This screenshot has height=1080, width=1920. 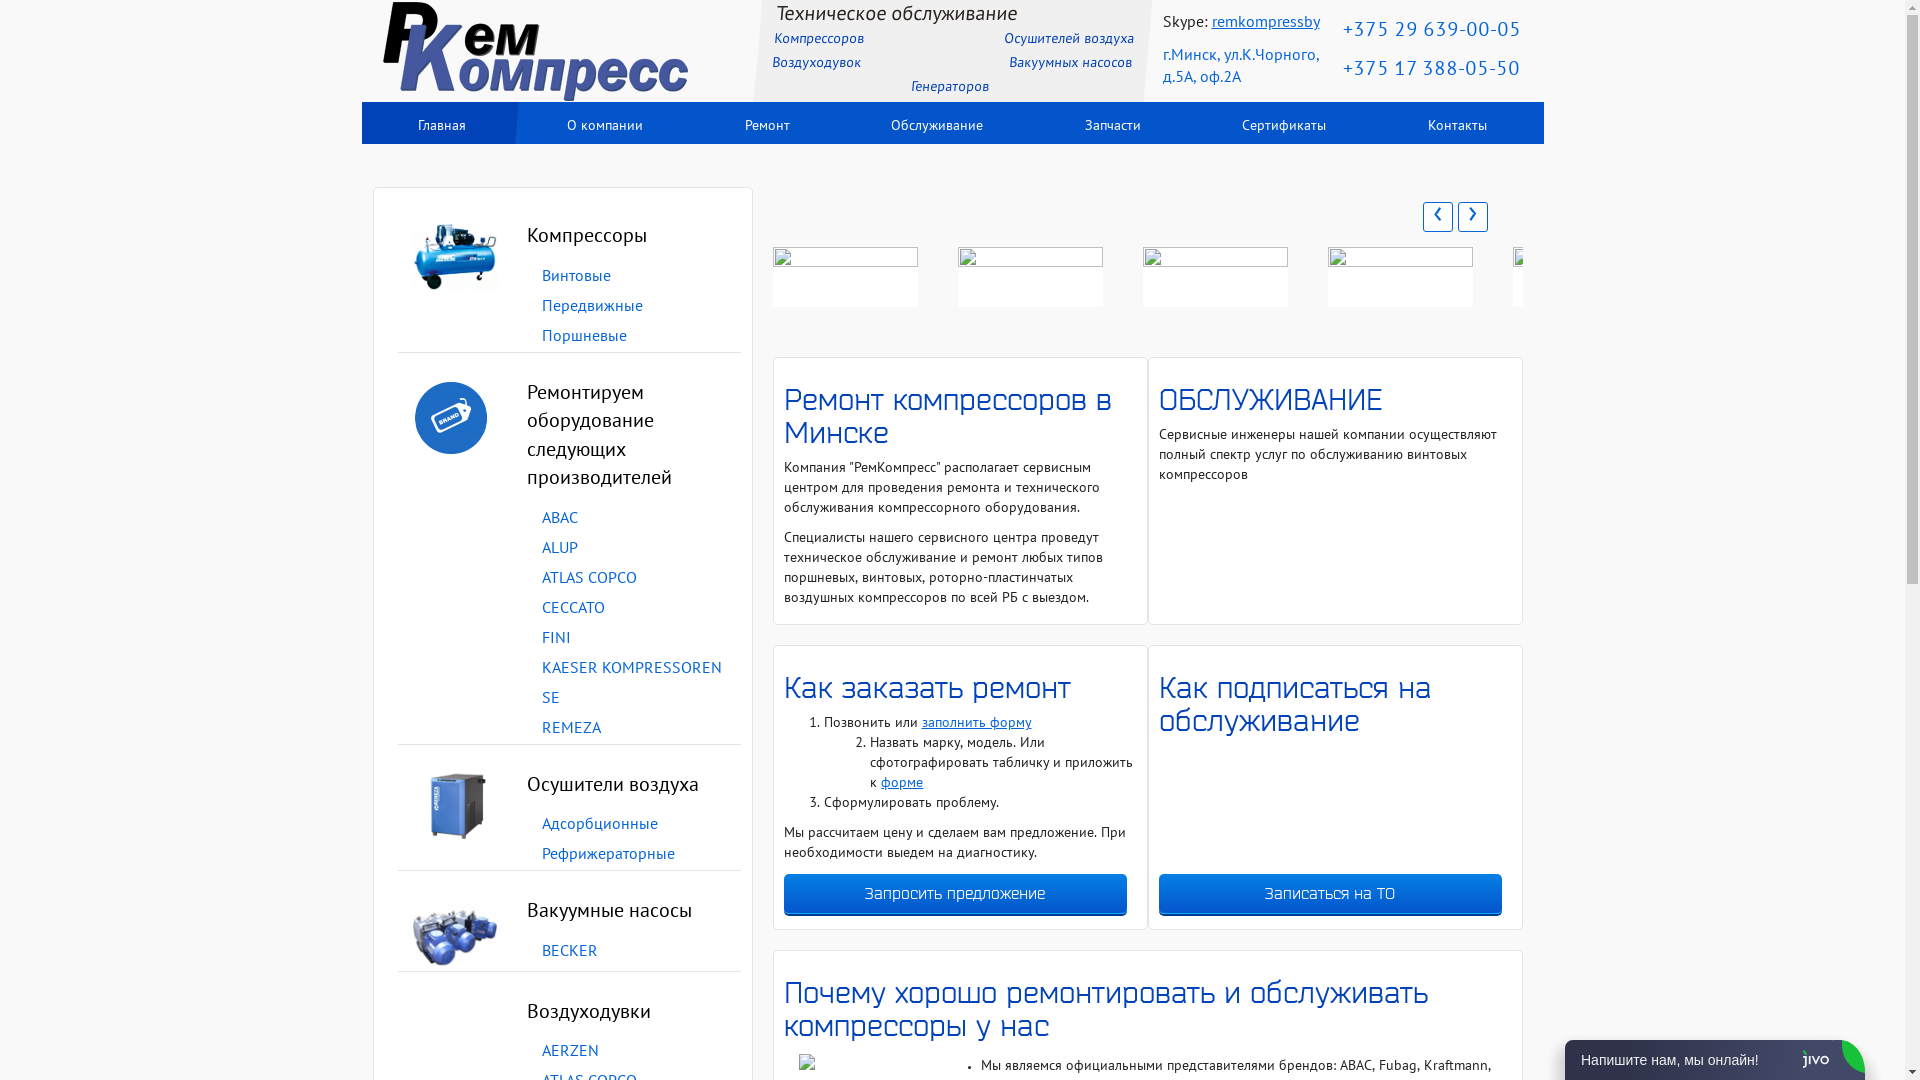 What do you see at coordinates (569, 1051) in the screenshot?
I see `'AERZEN'` at bounding box center [569, 1051].